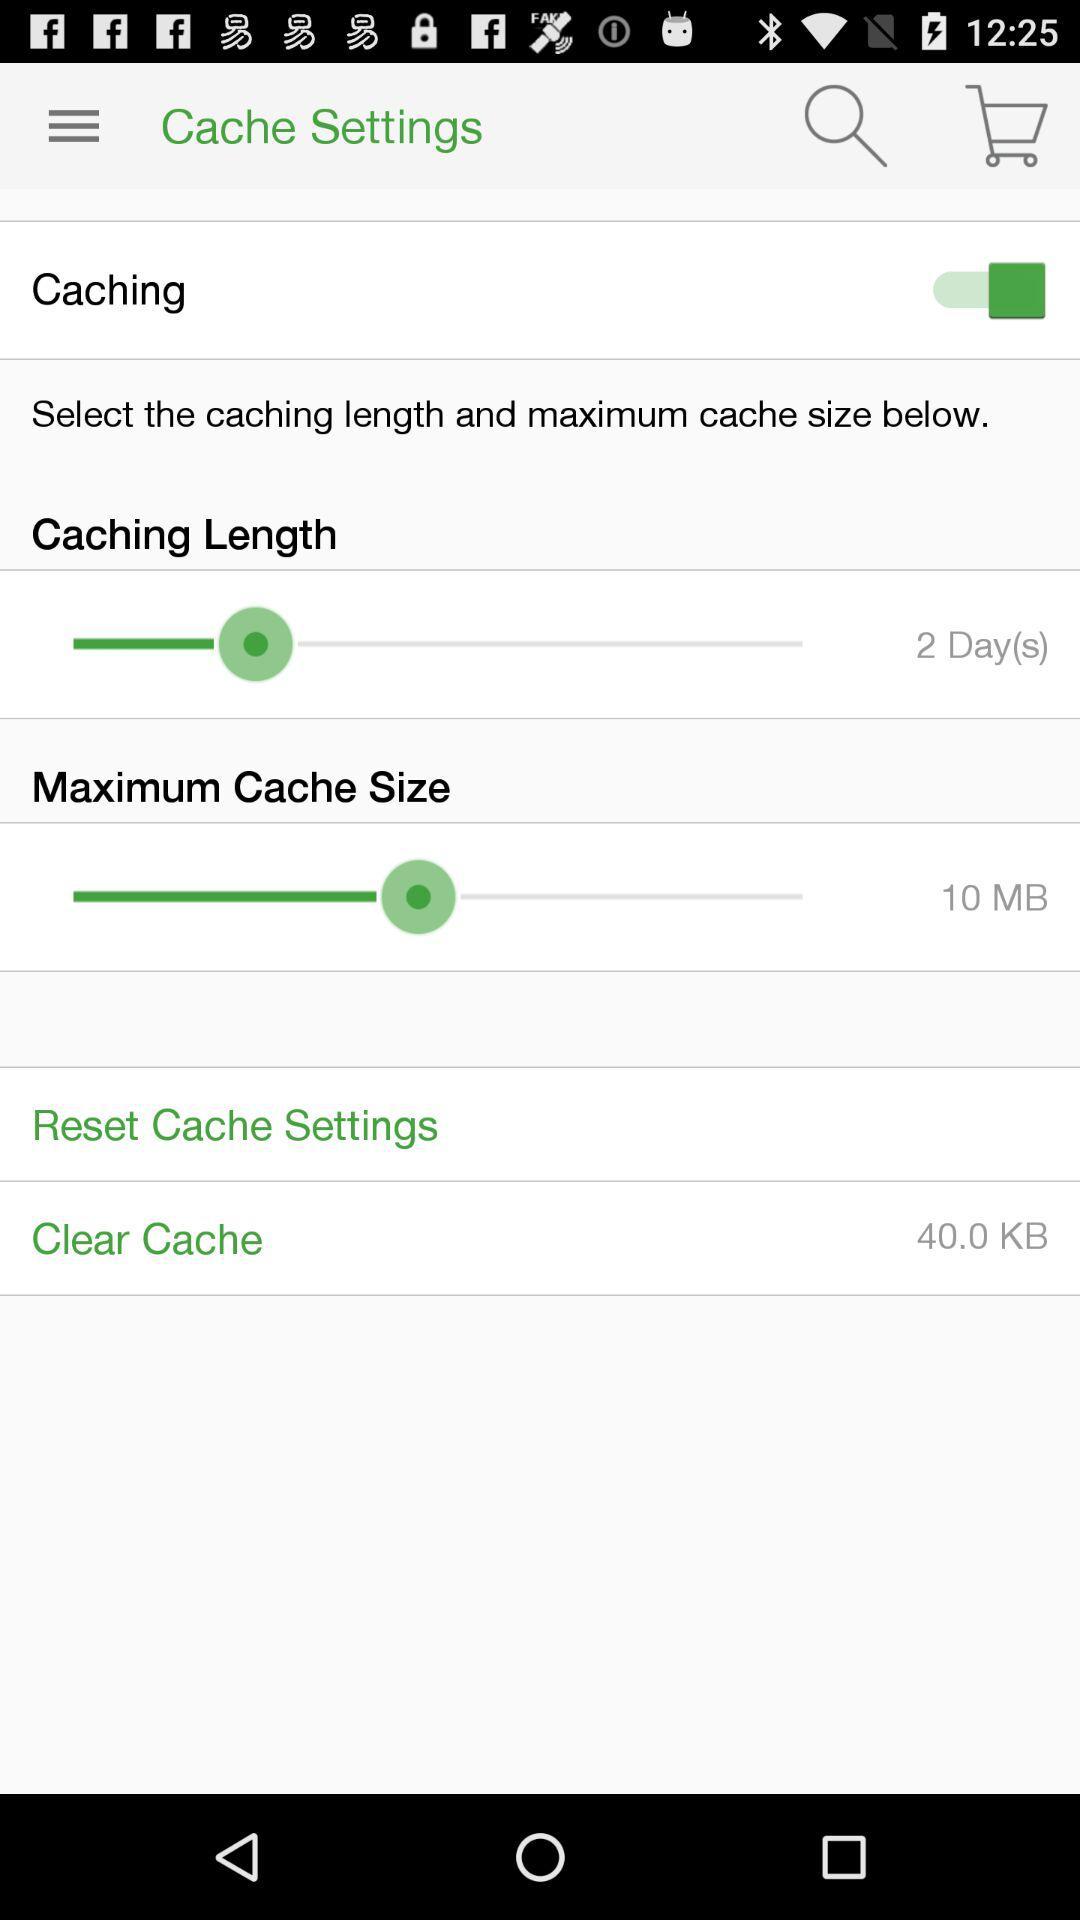 This screenshot has height=1920, width=1080. Describe the element at coordinates (984, 289) in the screenshot. I see `a slide bar from left to right to allow caching` at that location.